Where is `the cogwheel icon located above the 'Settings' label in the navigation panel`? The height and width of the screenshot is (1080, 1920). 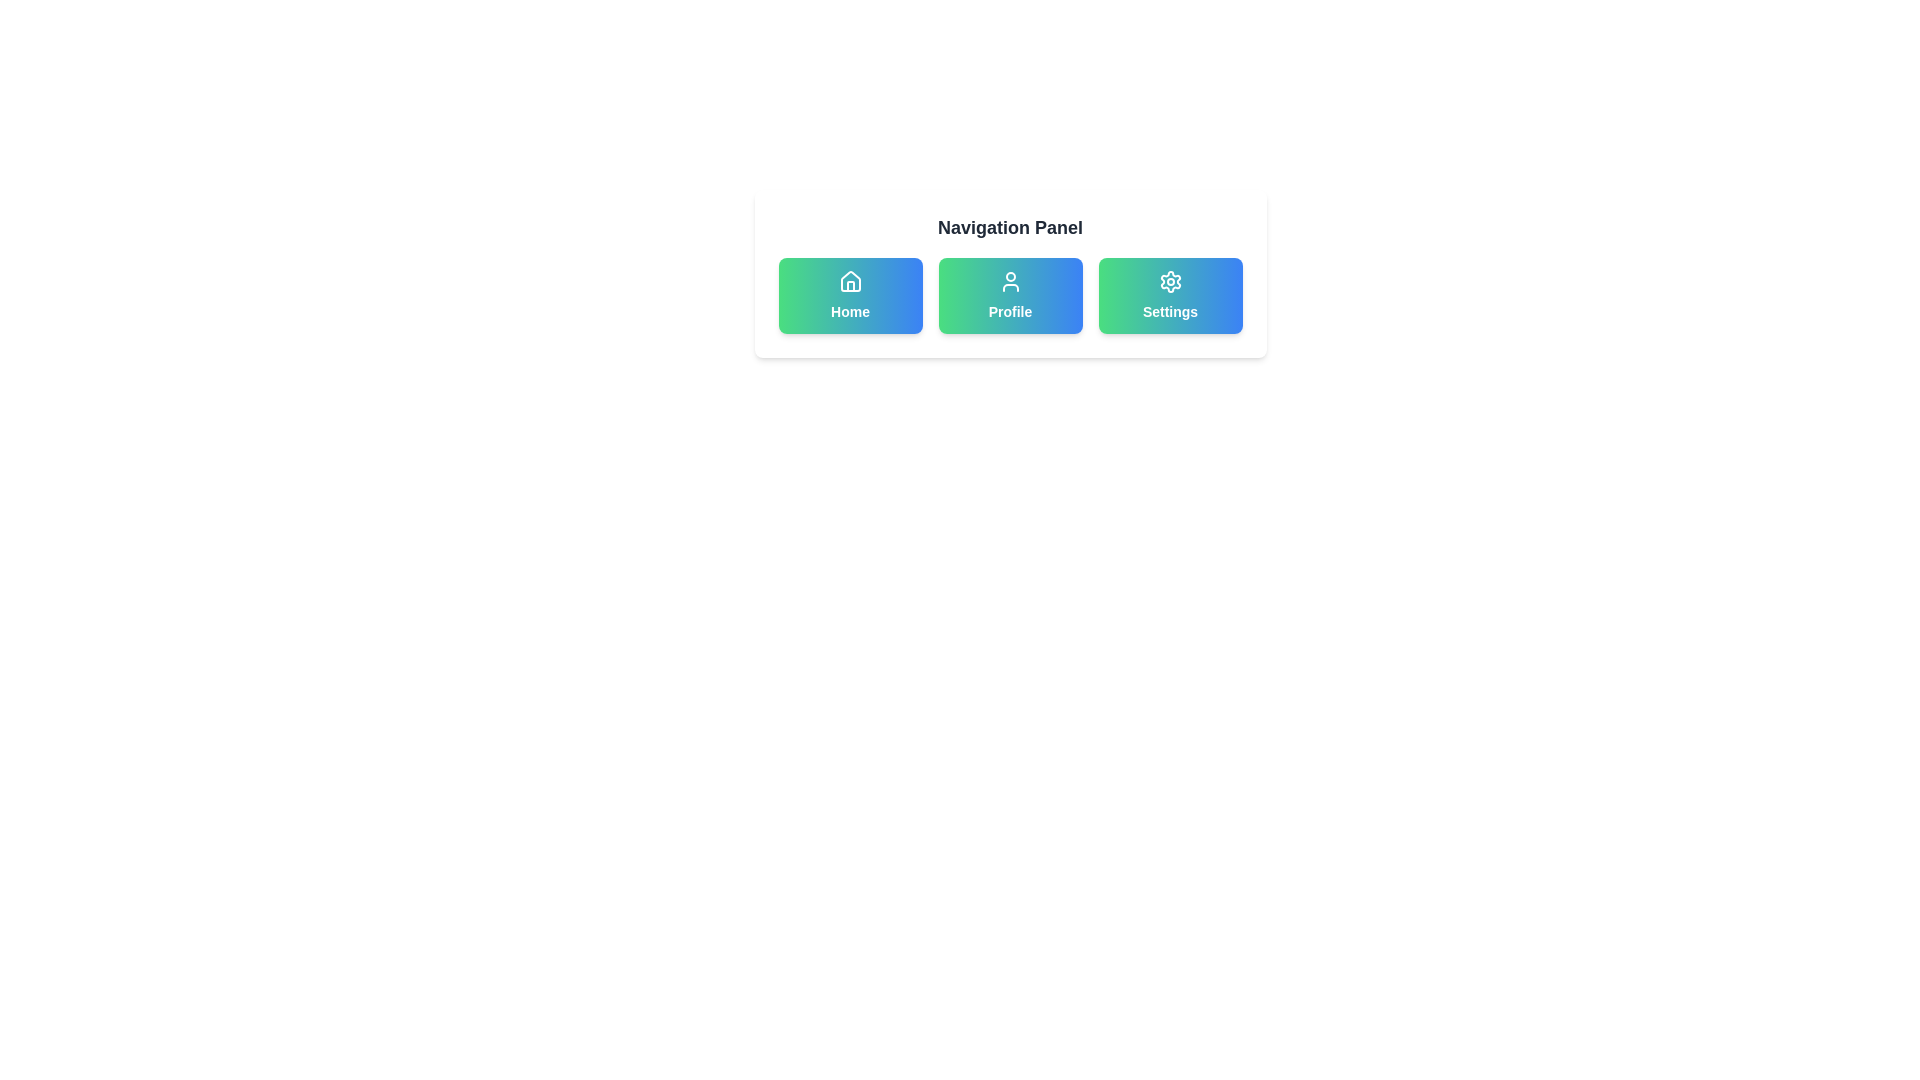
the cogwheel icon located above the 'Settings' label in the navigation panel is located at coordinates (1170, 281).